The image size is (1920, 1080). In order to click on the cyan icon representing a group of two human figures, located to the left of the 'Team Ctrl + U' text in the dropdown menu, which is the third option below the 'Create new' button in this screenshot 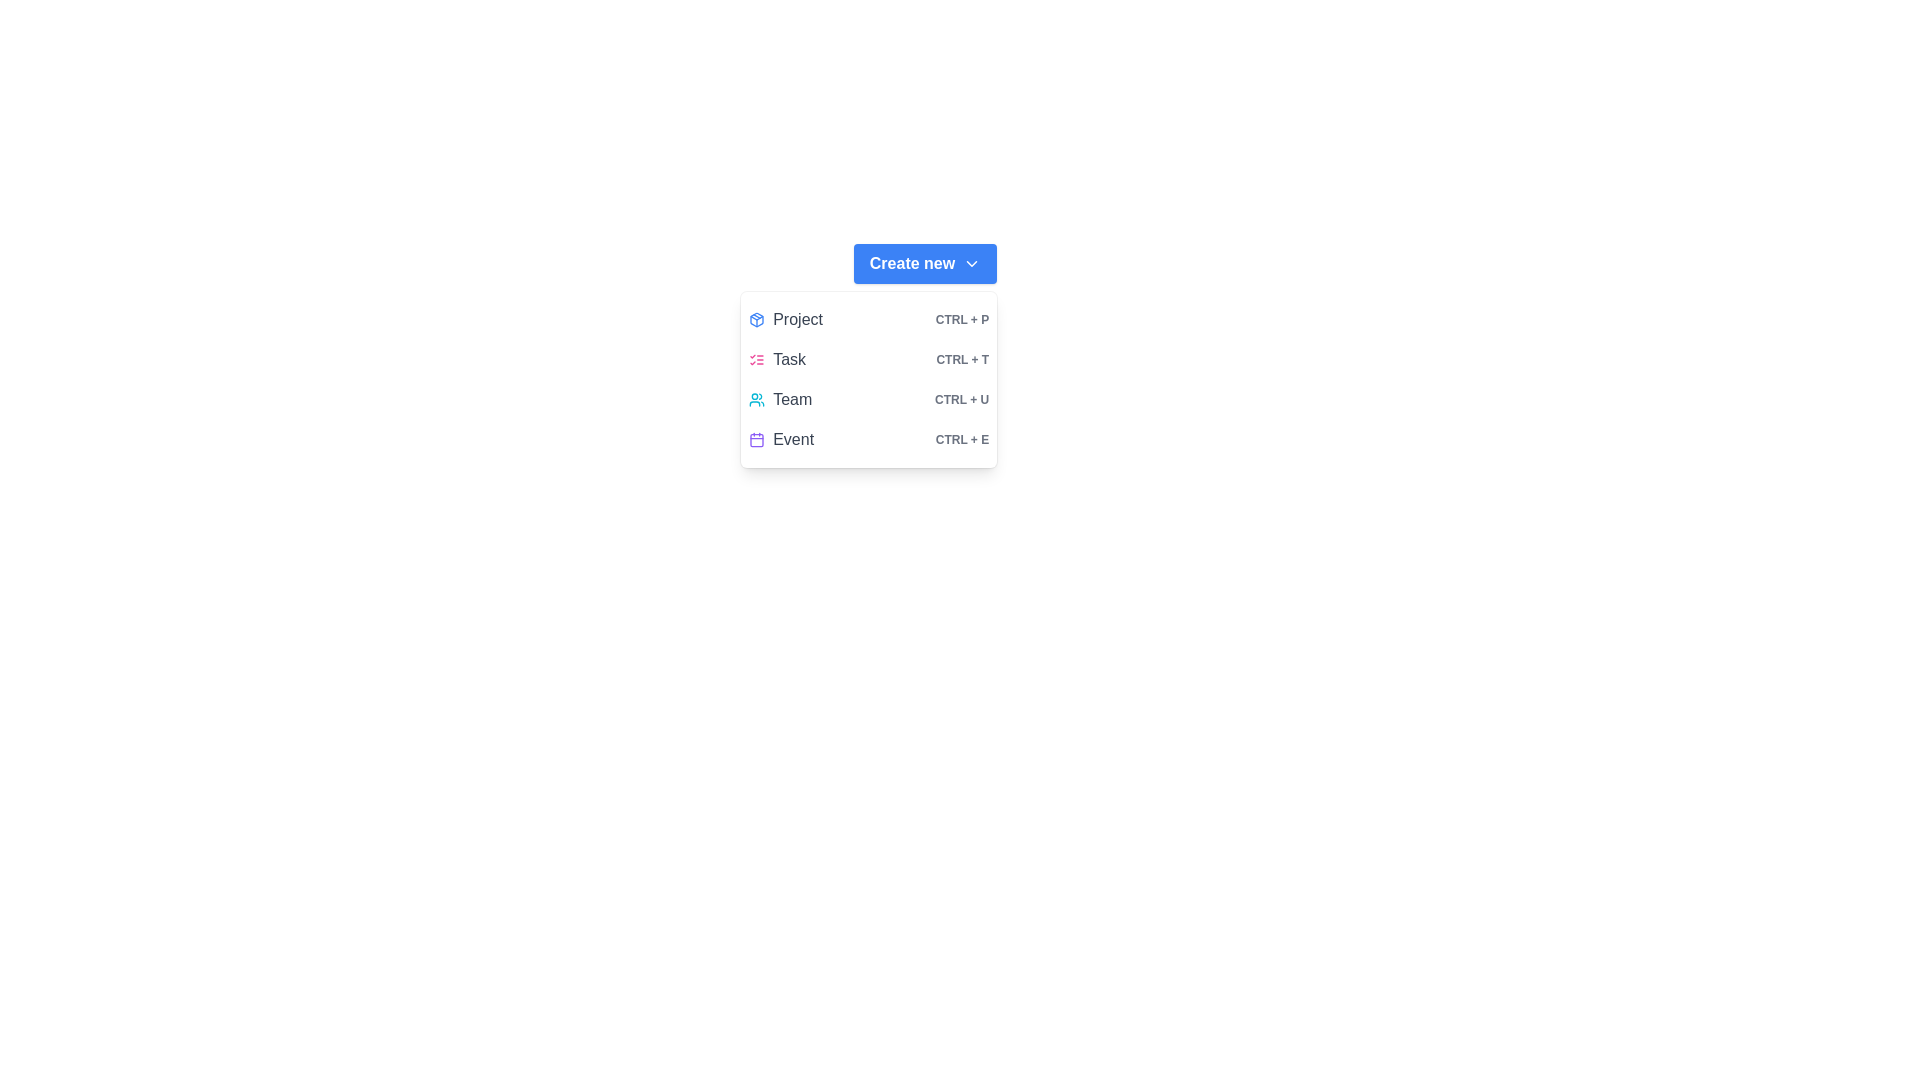, I will do `click(756, 400)`.